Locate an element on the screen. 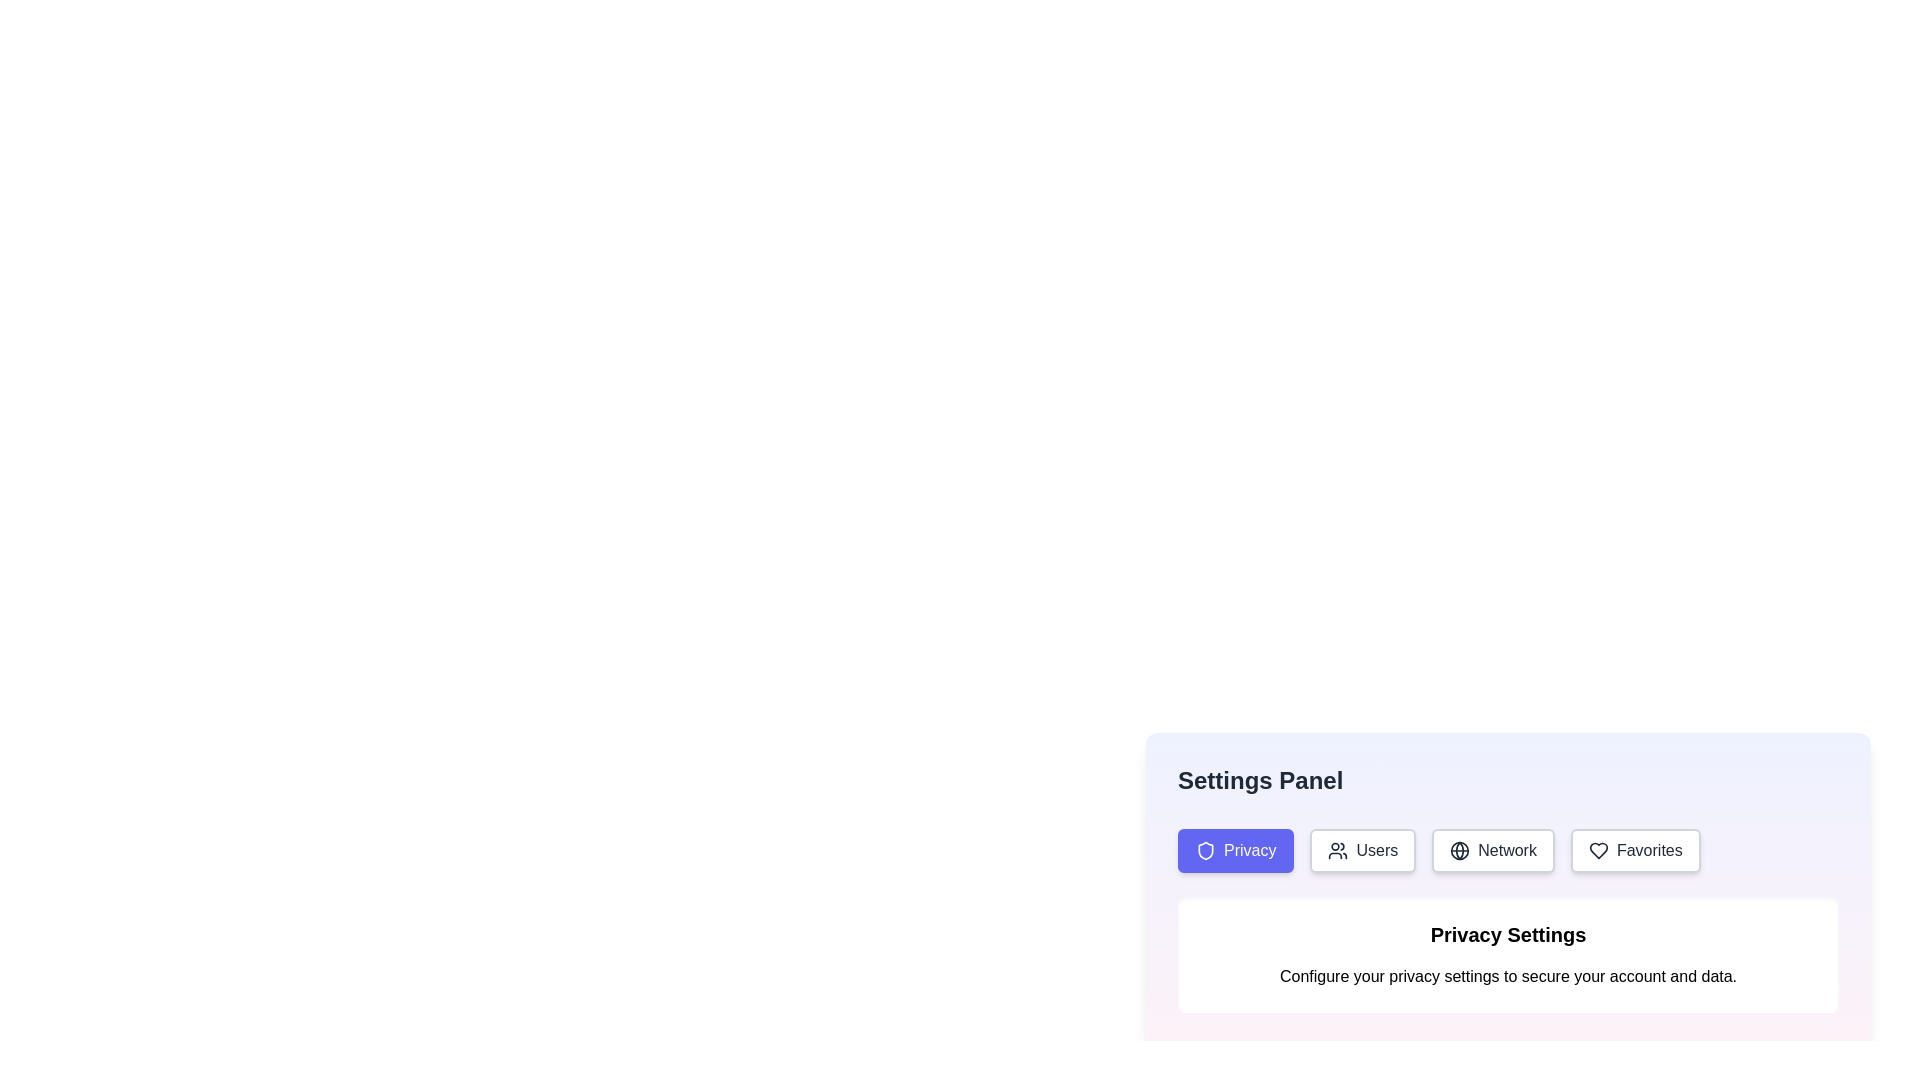  the 'Favorites' button, which is the fourth button in a horizontal group of four buttons including 'Privacy', 'Users', and 'Network' is located at coordinates (1635, 851).